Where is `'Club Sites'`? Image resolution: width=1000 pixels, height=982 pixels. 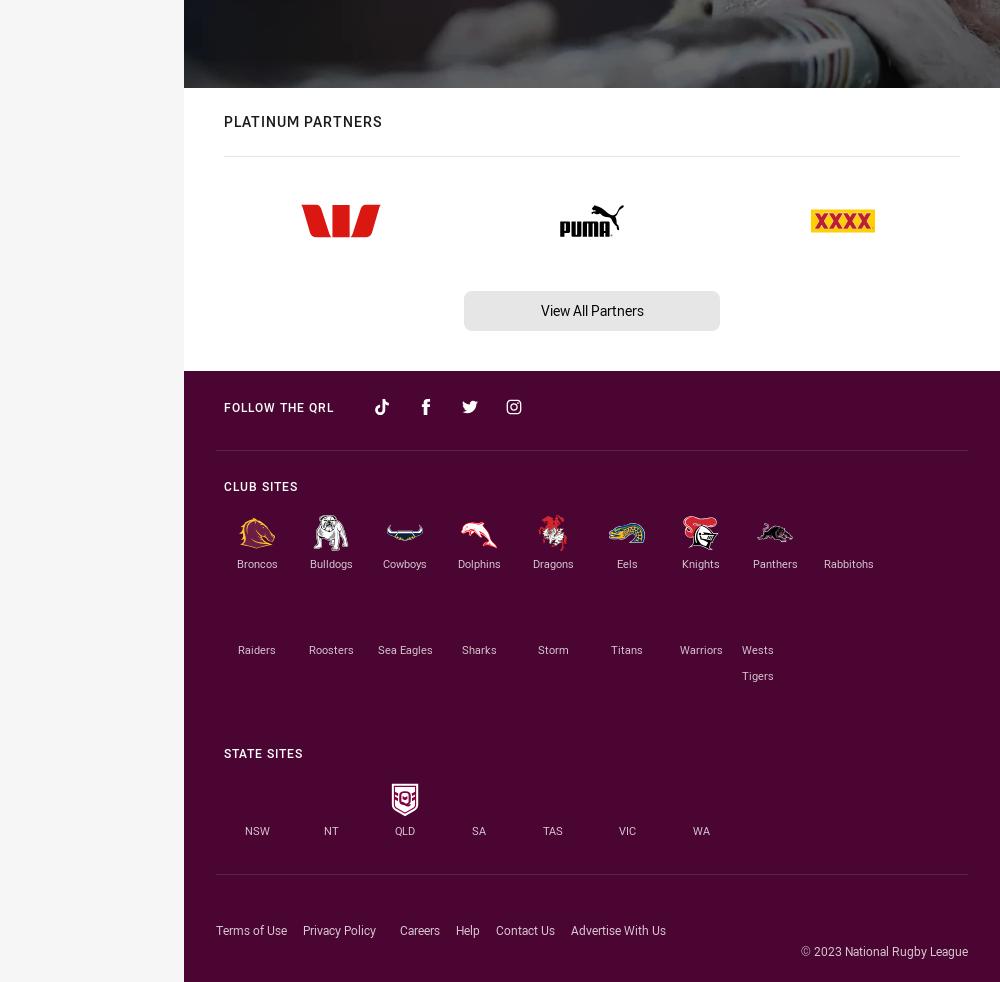 'Club Sites' is located at coordinates (261, 485).